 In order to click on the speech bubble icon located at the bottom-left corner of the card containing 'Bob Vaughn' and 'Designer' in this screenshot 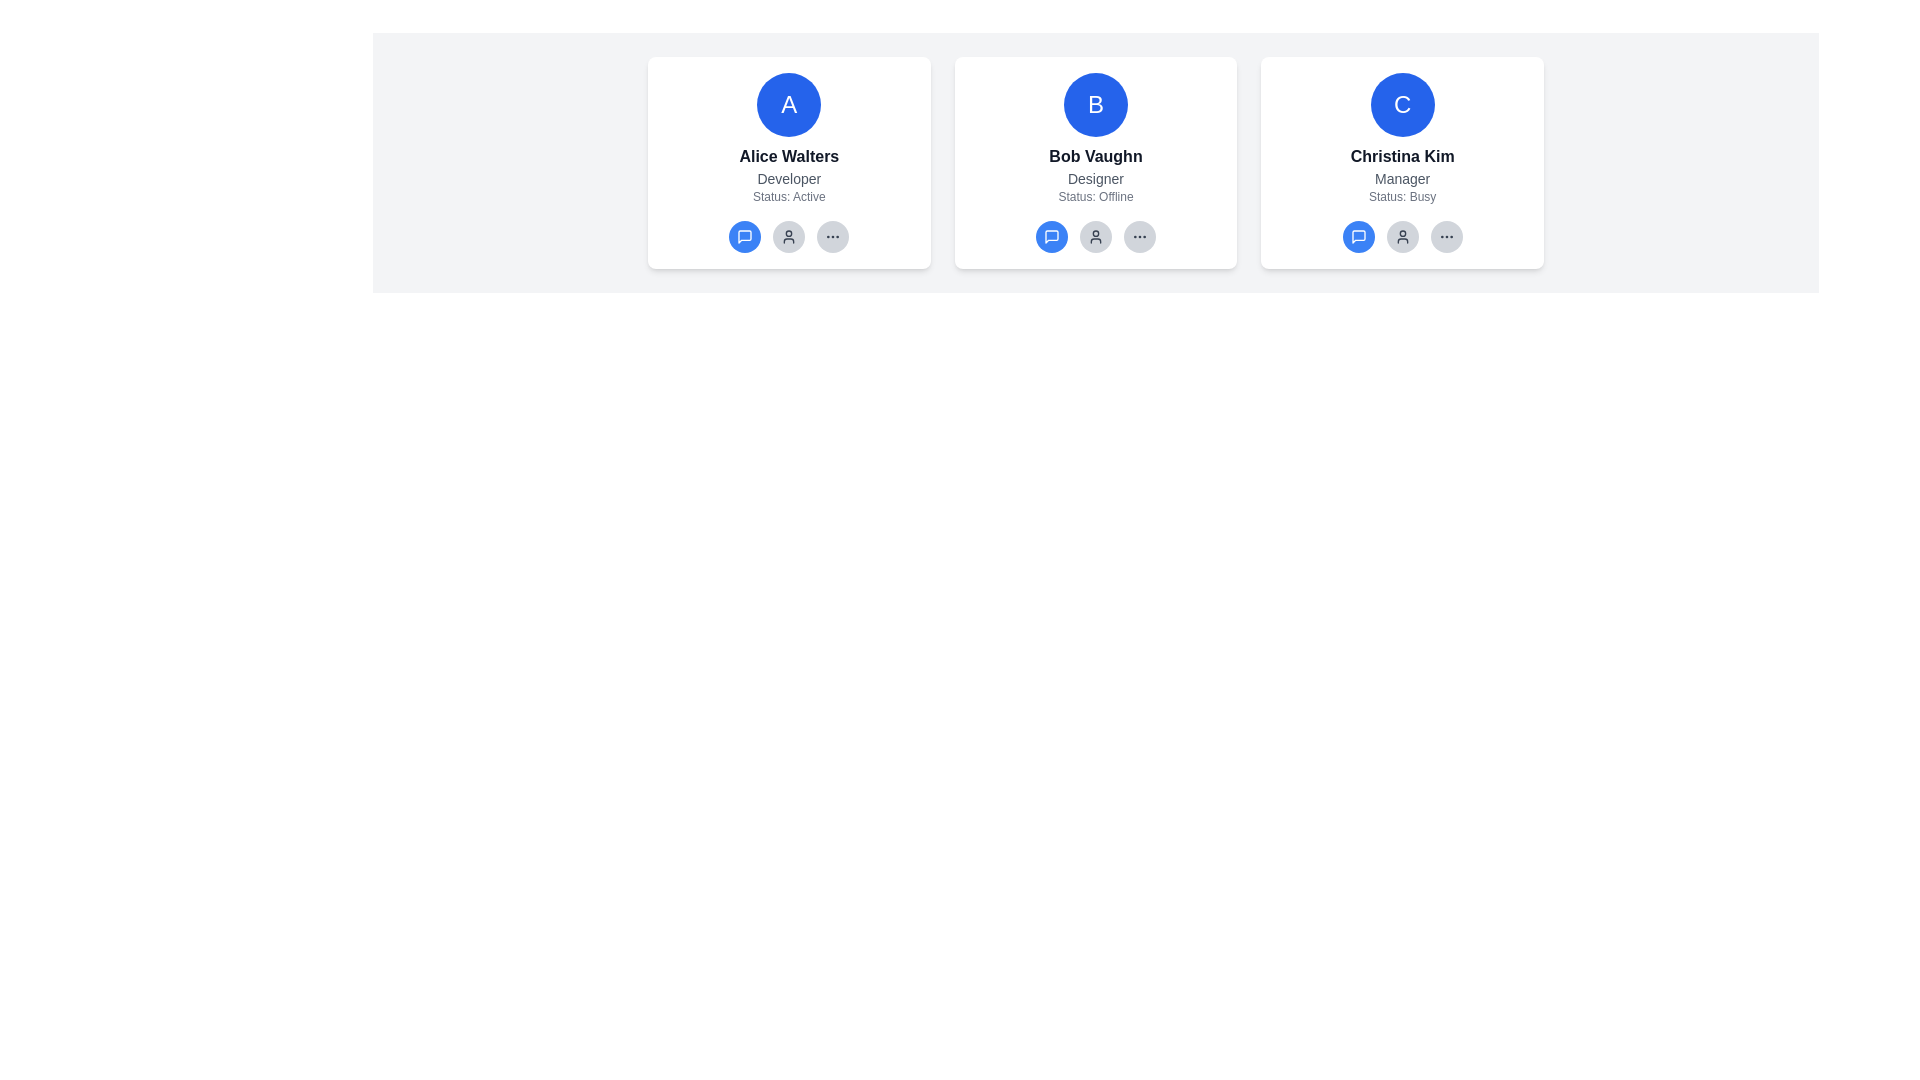, I will do `click(1050, 235)`.